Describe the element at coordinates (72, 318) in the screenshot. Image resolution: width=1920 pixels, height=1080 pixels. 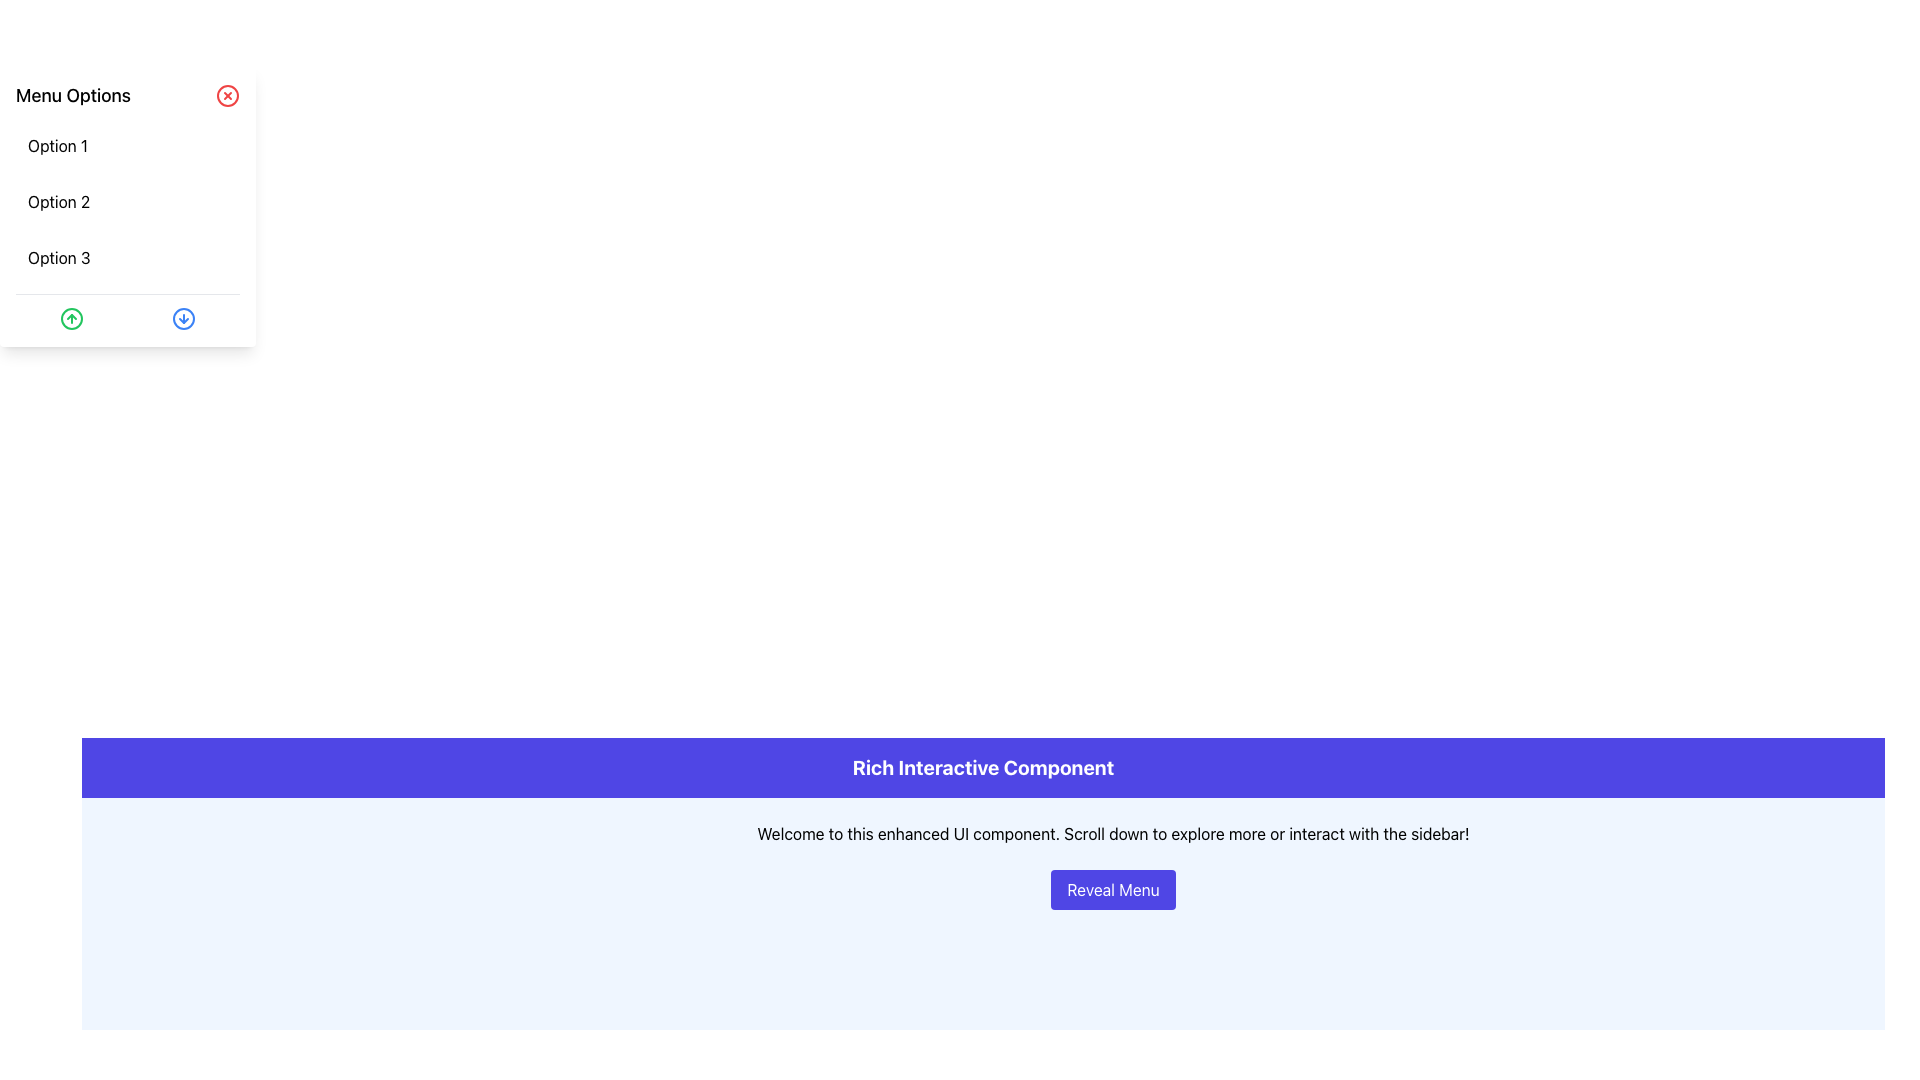
I see `the upward scroll button located in the menu options section at the bottom right, adjacent to a similar button with a downward arrow, to observe the hover effect` at that location.